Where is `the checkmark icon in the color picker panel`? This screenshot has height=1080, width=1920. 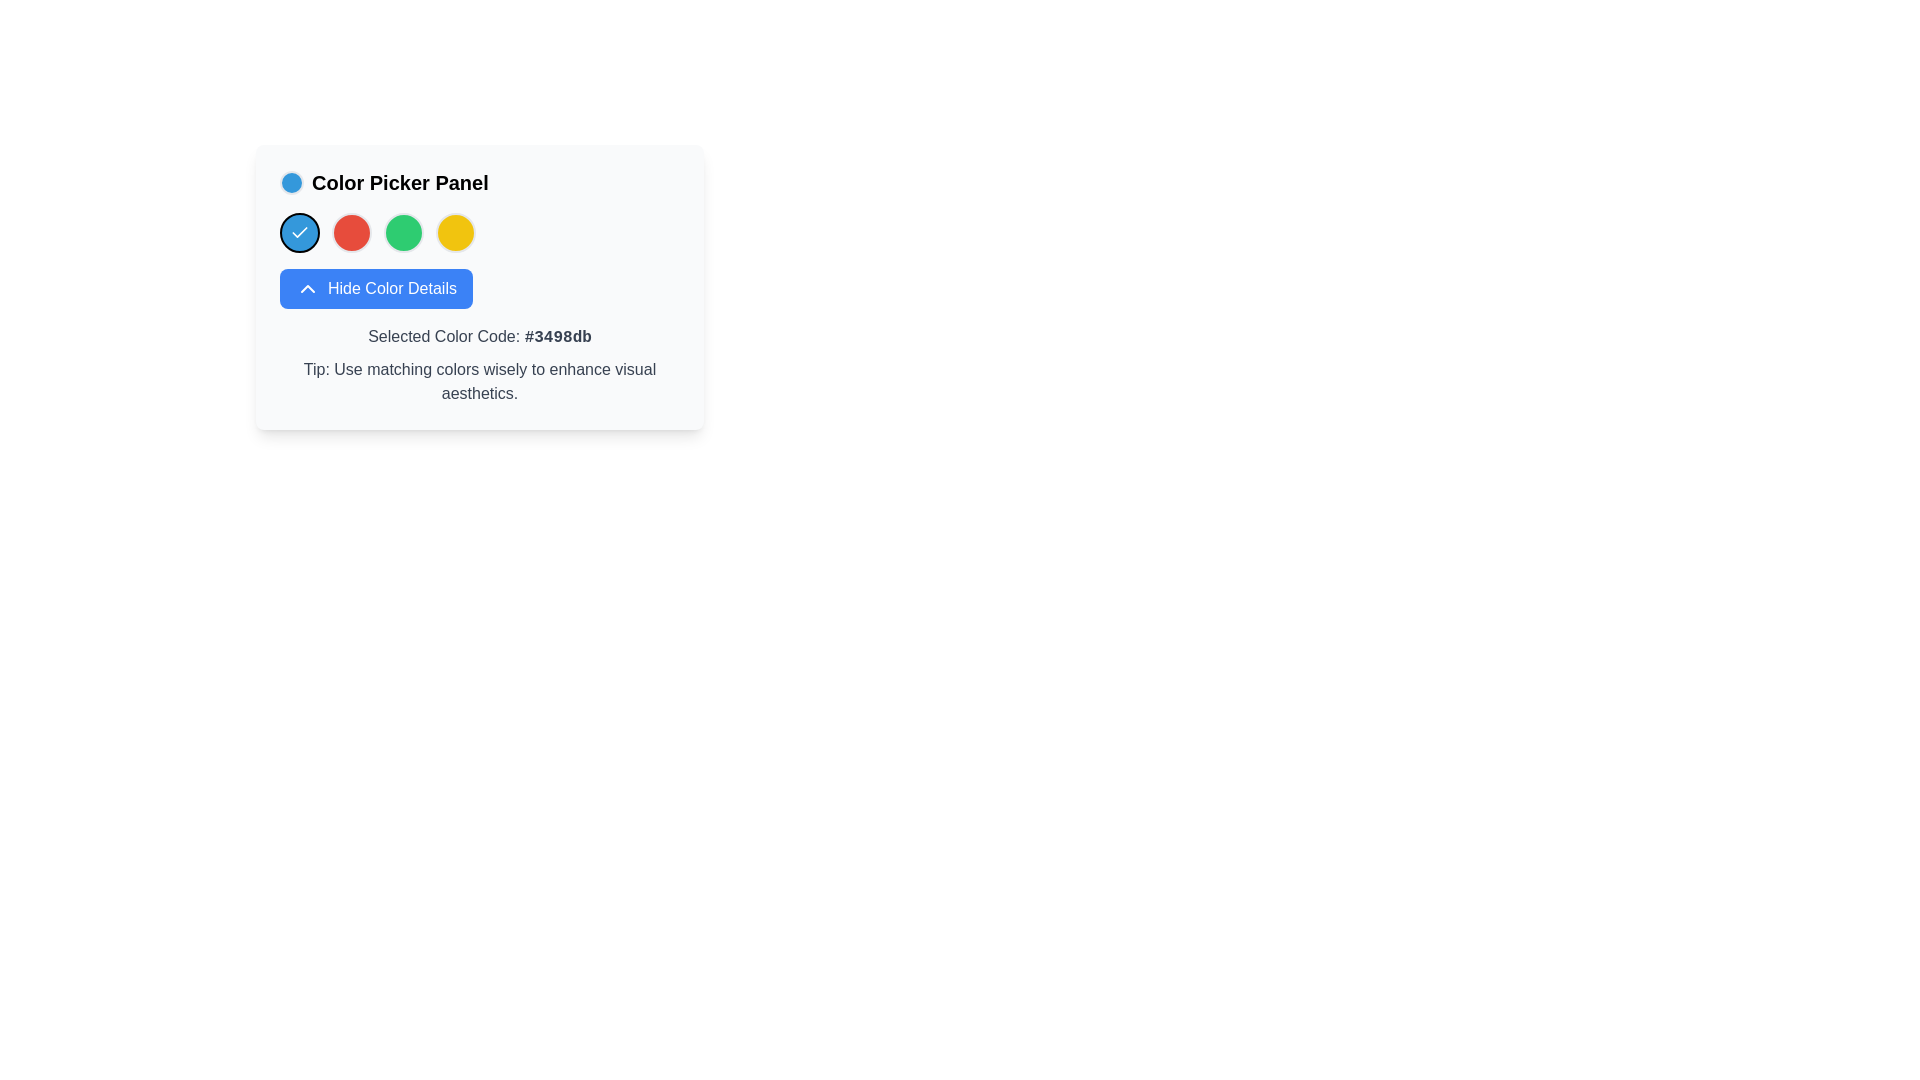
the checkmark icon in the color picker panel is located at coordinates (298, 231).